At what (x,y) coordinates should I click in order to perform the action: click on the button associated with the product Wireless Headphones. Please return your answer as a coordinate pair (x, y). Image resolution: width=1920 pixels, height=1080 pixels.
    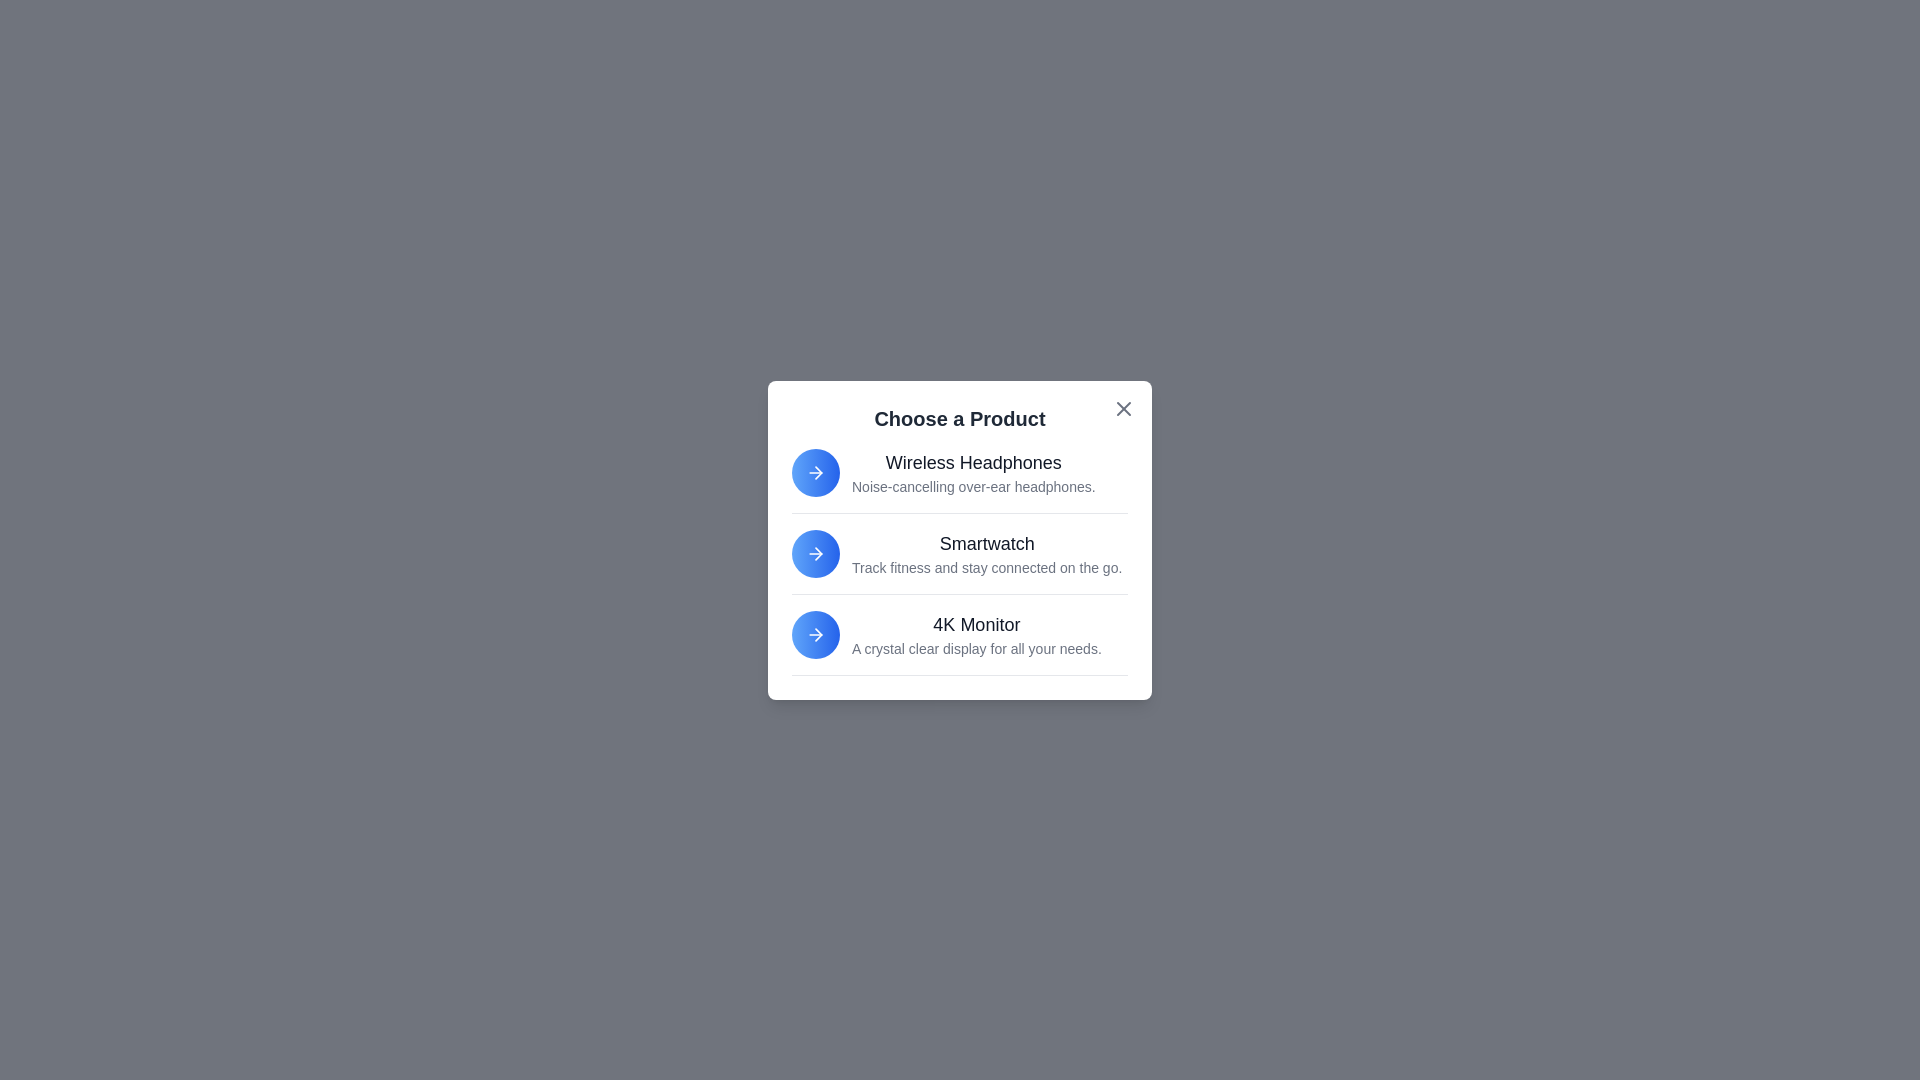
    Looking at the image, I should click on (816, 472).